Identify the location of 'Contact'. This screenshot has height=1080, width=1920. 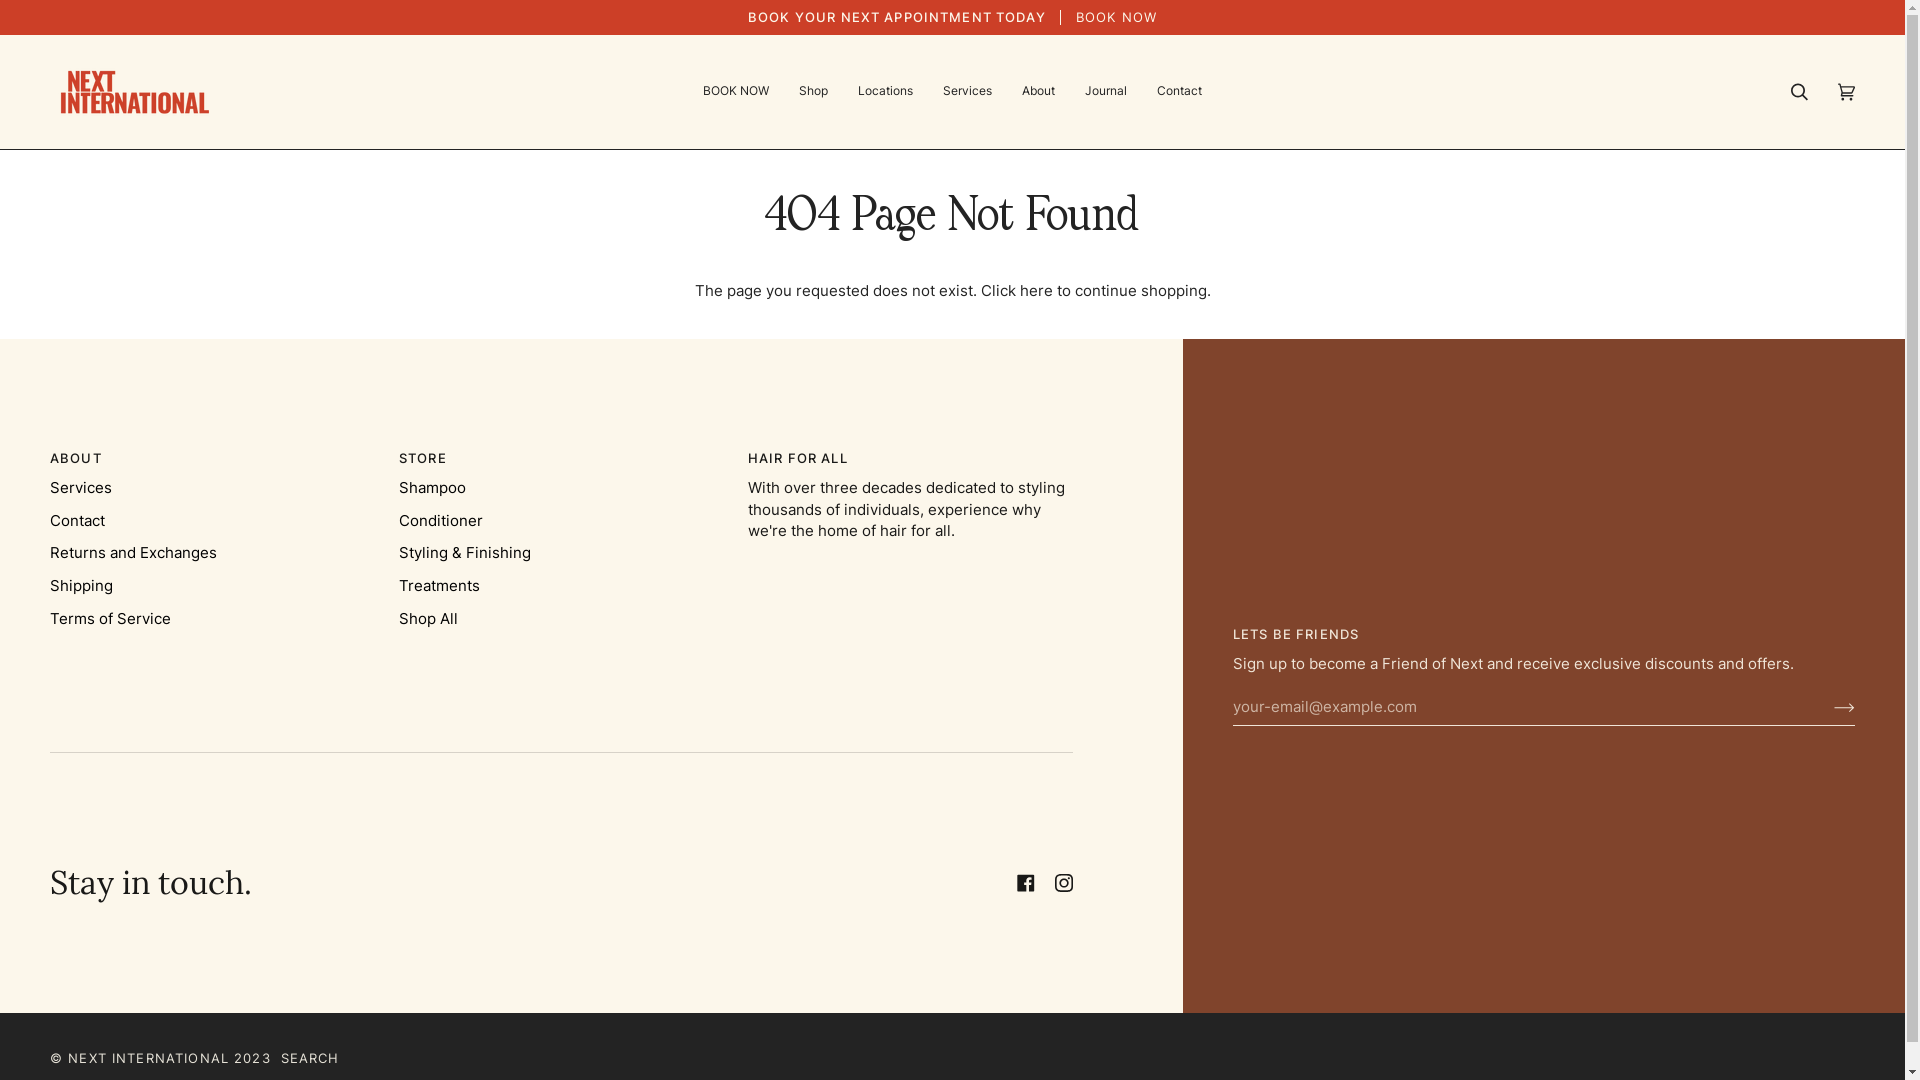
(77, 519).